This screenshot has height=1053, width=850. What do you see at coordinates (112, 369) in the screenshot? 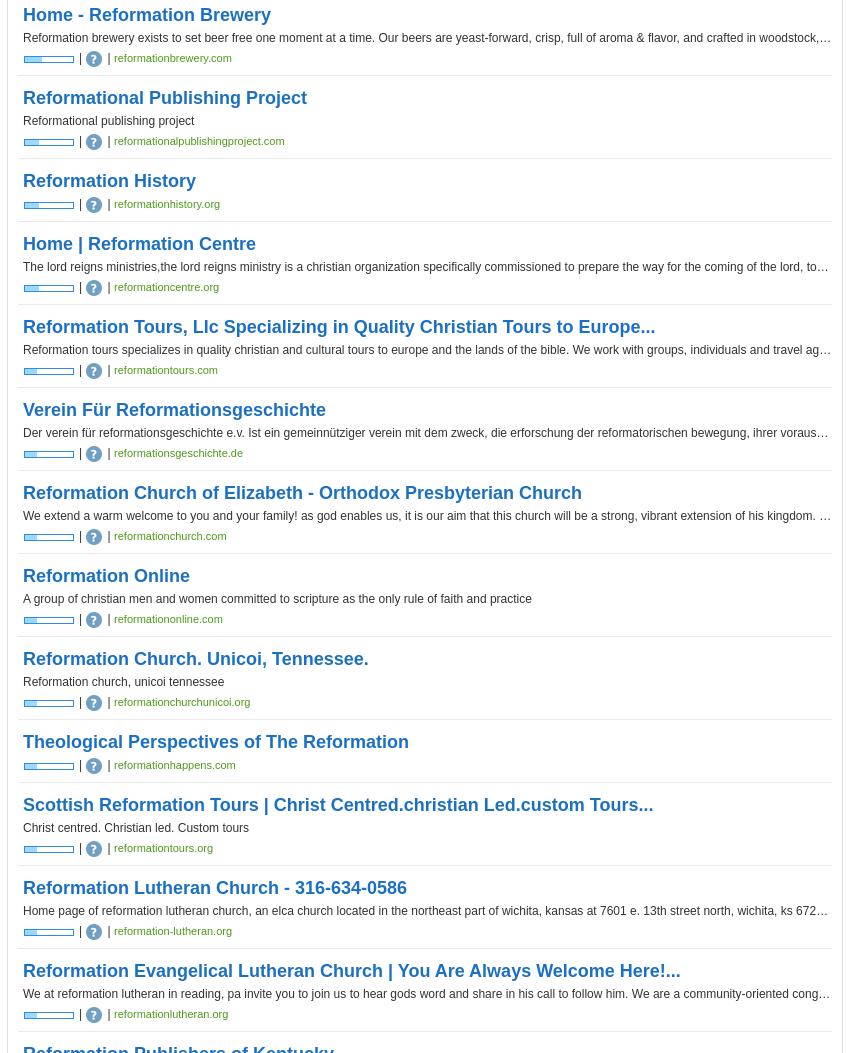
I see `'reformationtours.com'` at bounding box center [112, 369].